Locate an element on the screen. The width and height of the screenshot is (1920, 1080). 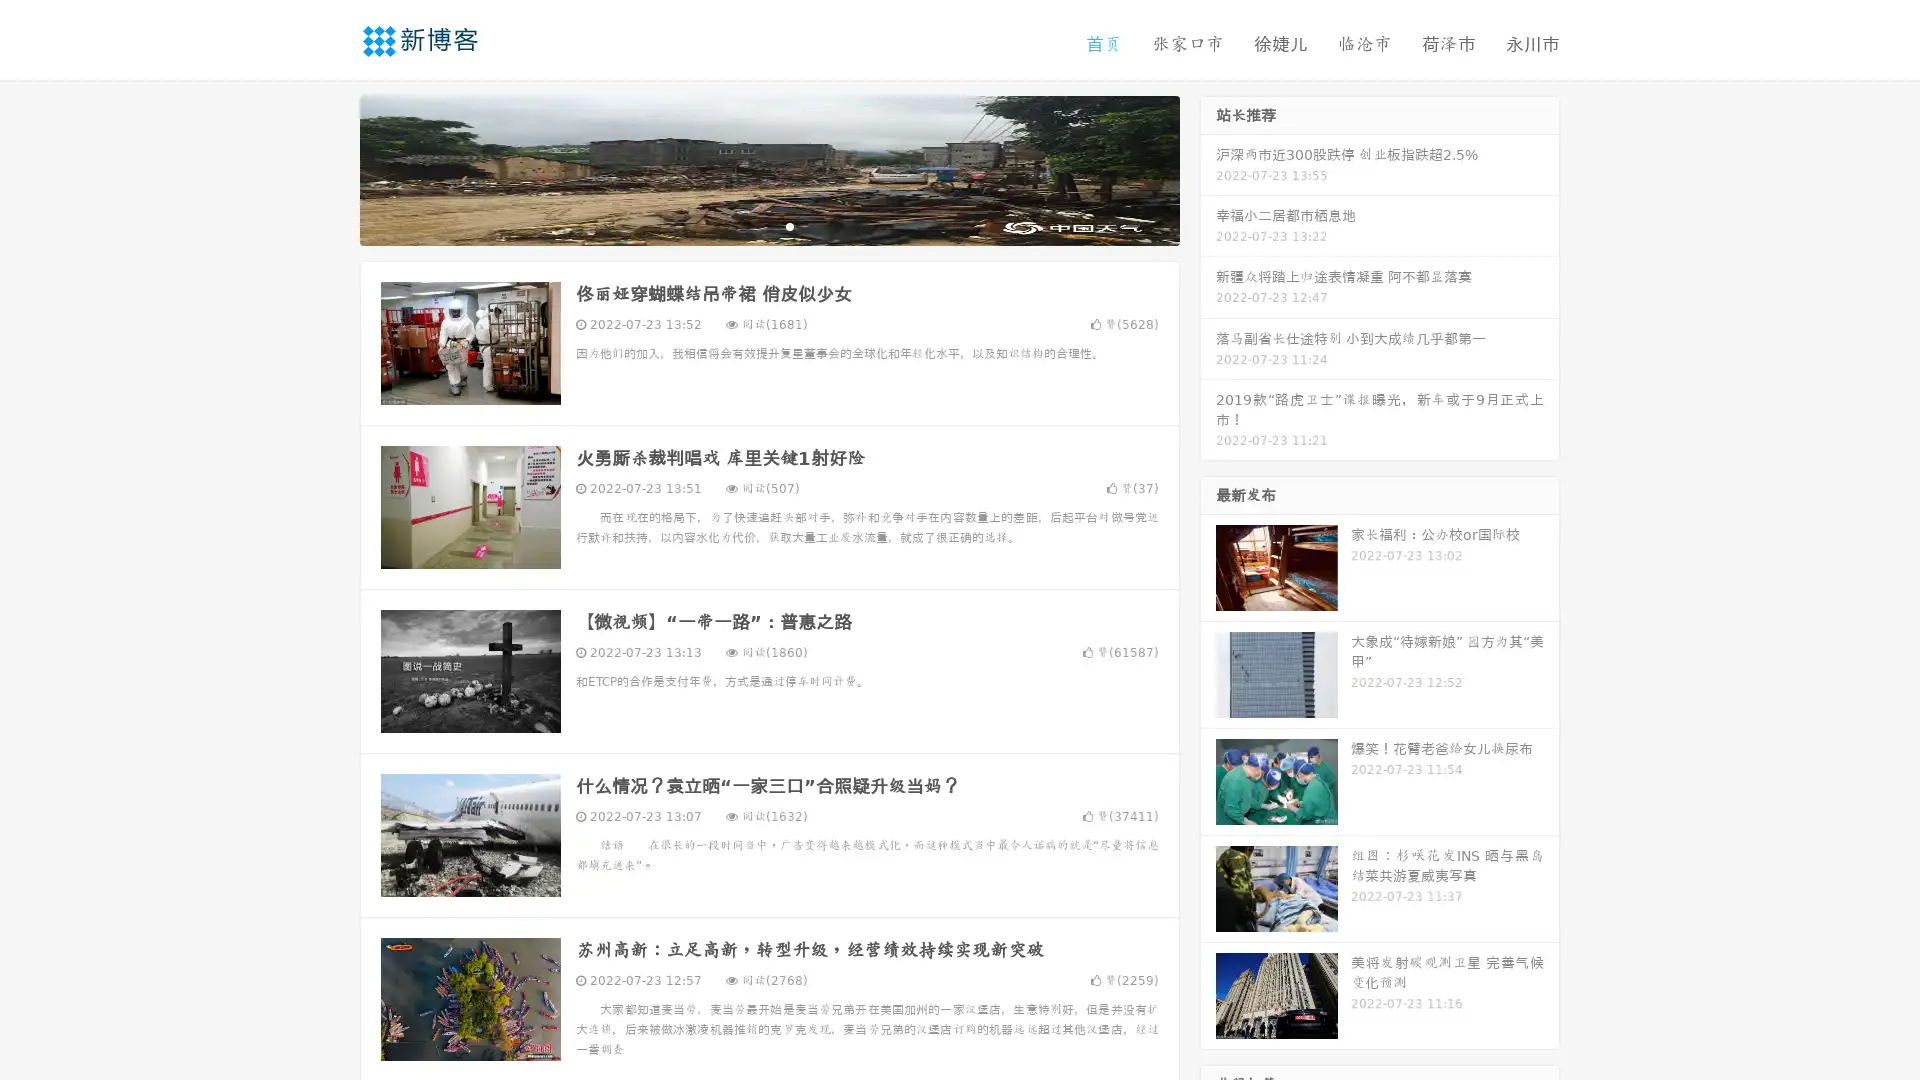
Next slide is located at coordinates (1208, 168).